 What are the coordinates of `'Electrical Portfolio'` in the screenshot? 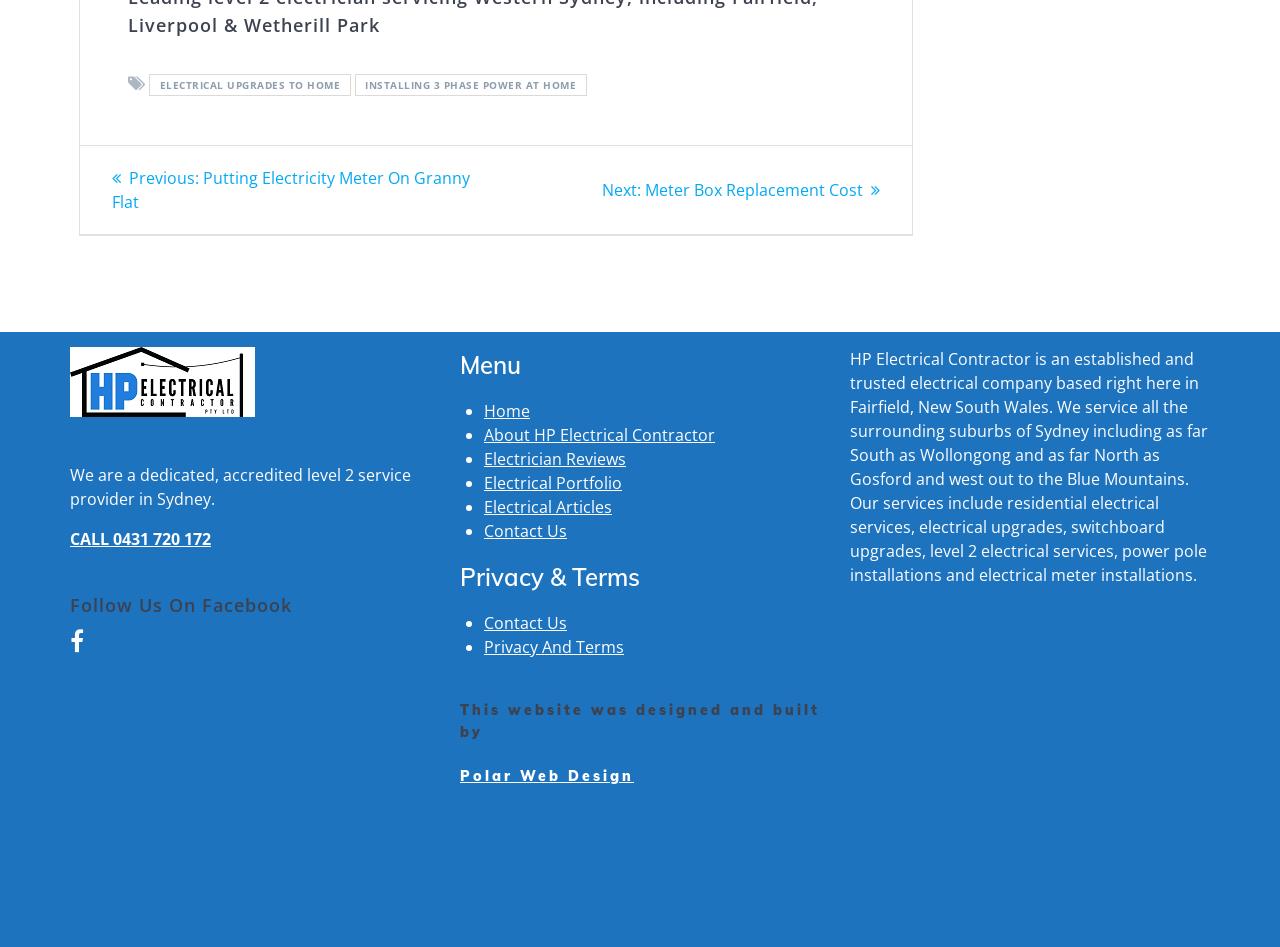 It's located at (483, 481).